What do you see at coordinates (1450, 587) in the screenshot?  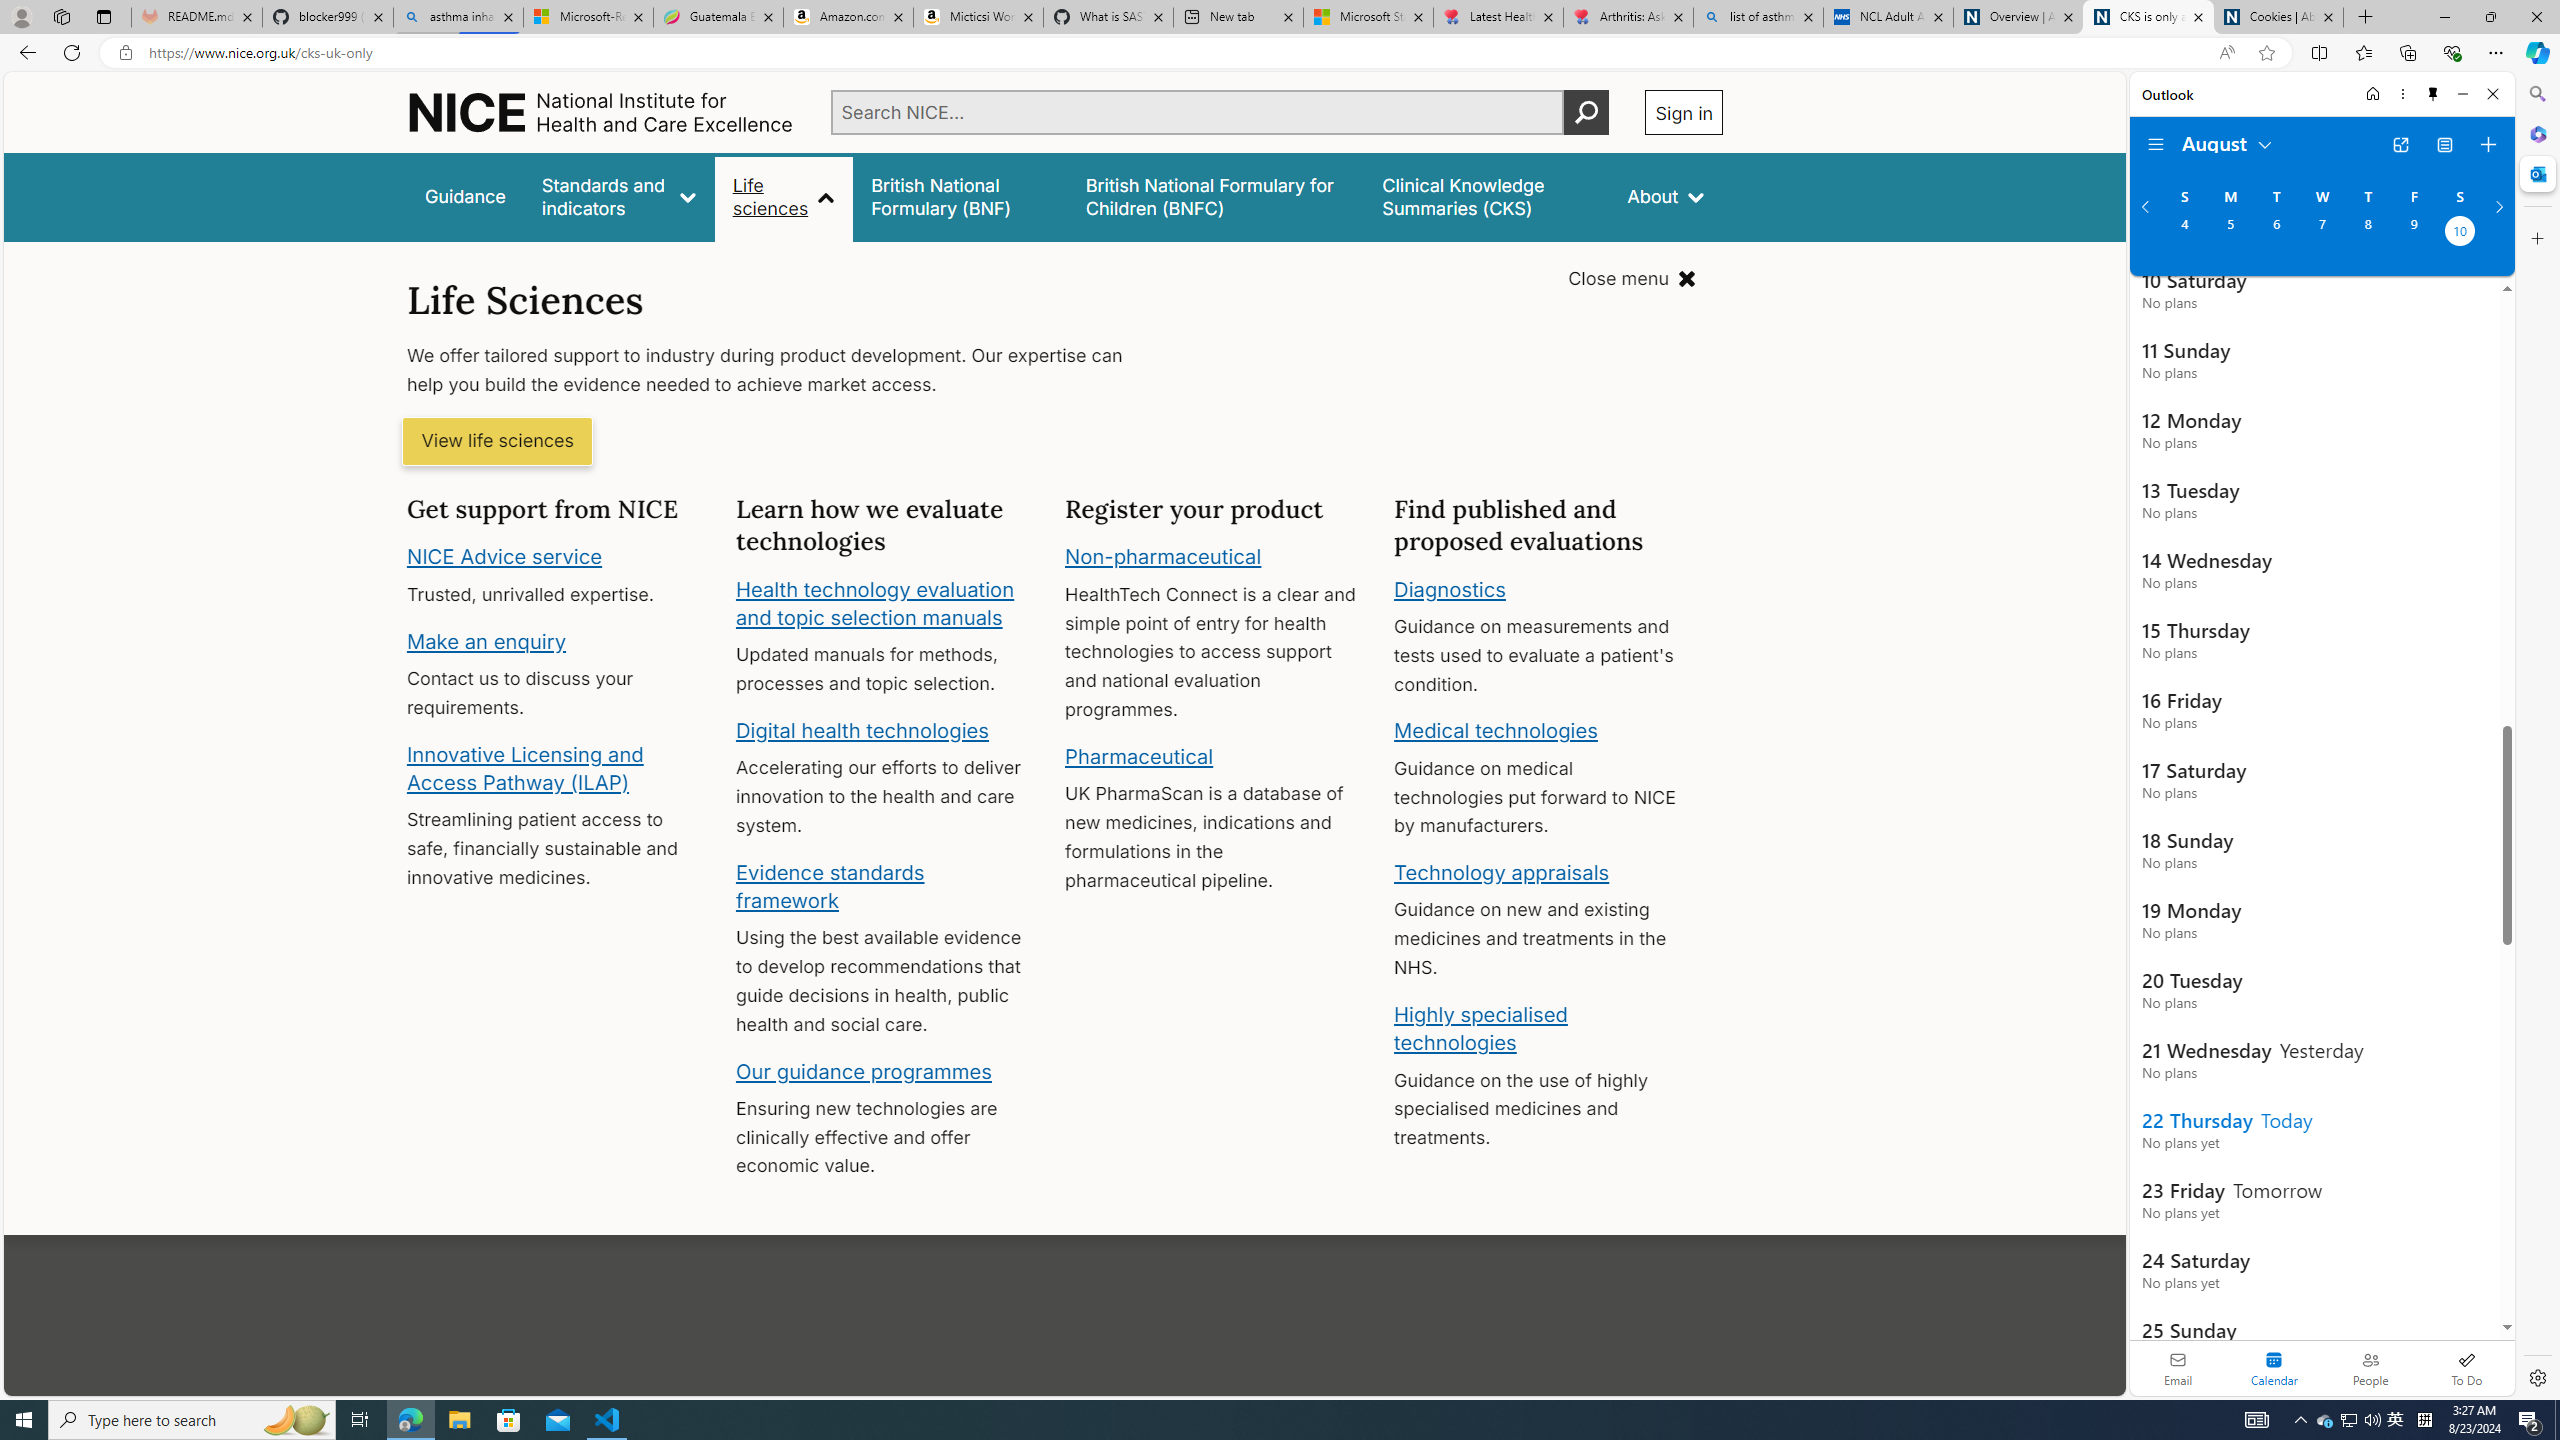 I see `'Diagnostics'` at bounding box center [1450, 587].